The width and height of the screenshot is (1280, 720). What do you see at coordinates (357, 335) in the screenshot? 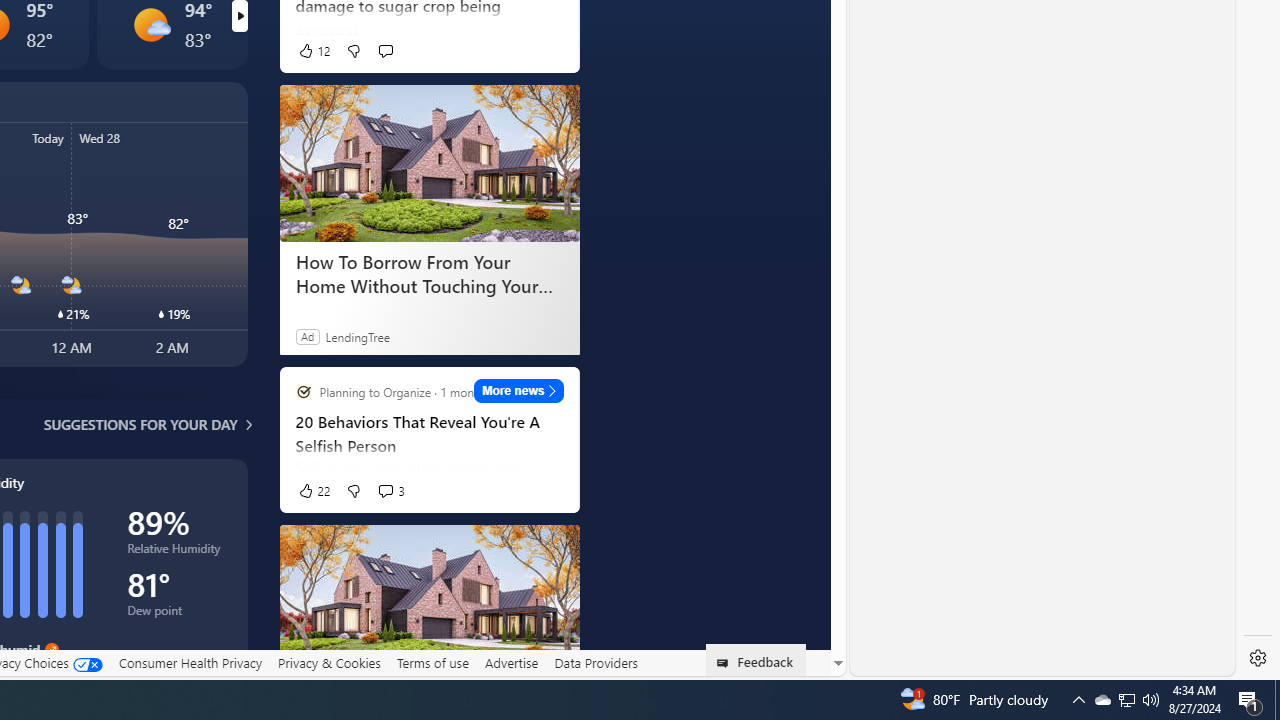
I see `'LendingTree'` at bounding box center [357, 335].